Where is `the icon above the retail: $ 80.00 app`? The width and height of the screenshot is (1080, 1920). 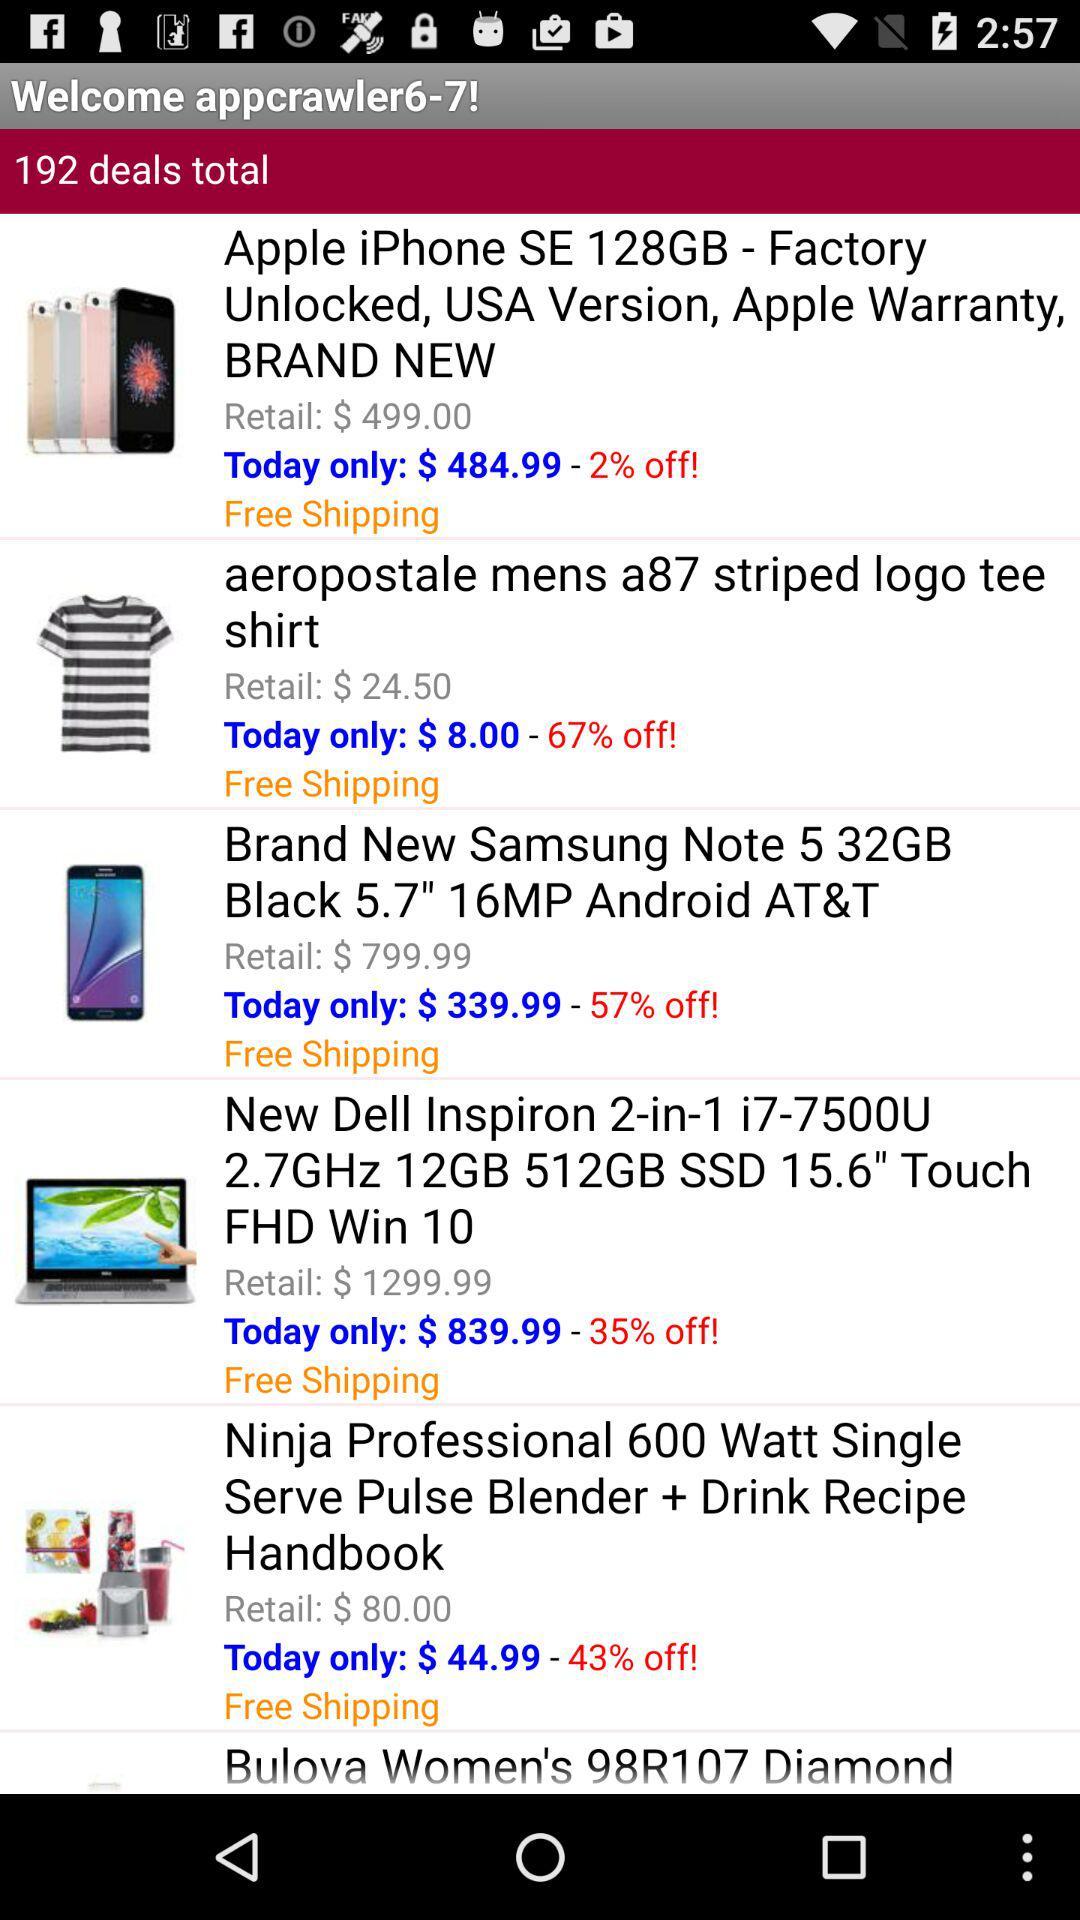
the icon above the retail: $ 80.00 app is located at coordinates (651, 1494).